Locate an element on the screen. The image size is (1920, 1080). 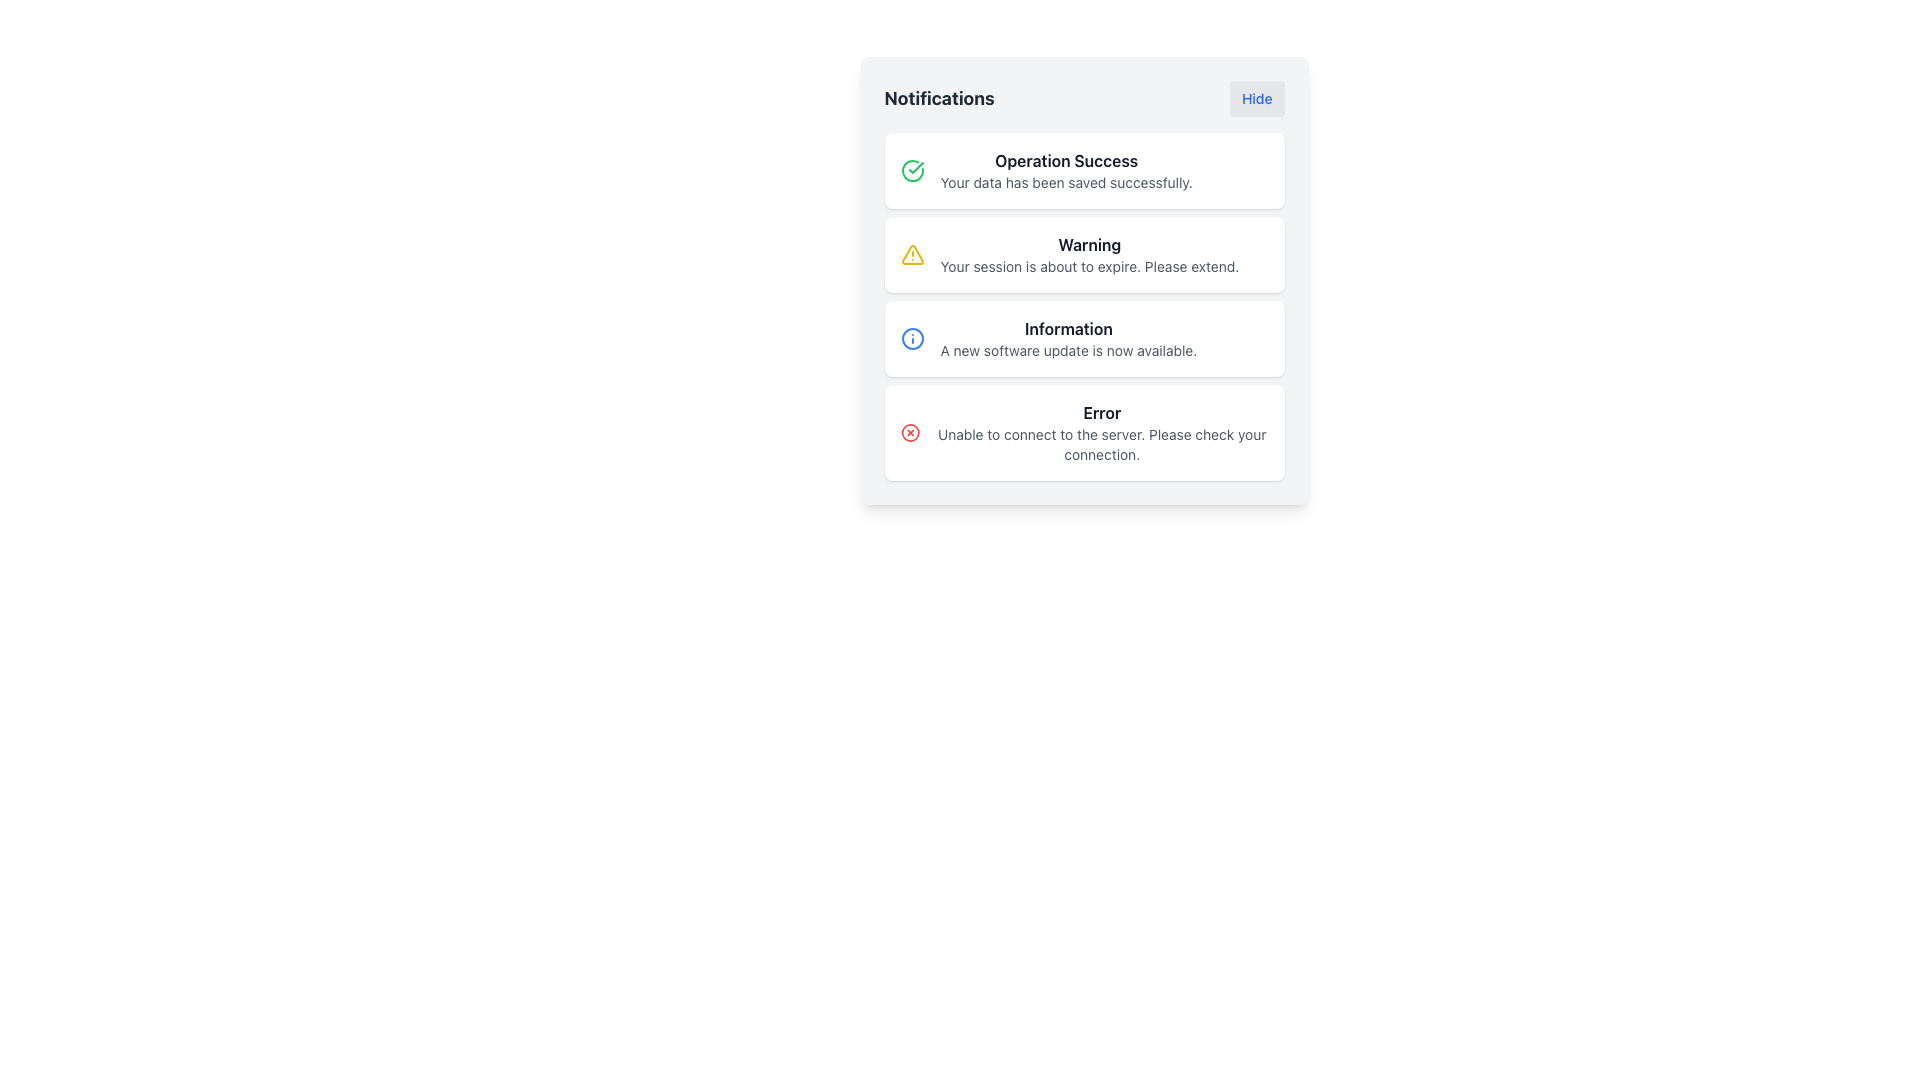
the 'Hide' button located in the upper-right corner of the notifications section, which has a light gray background and rounded corners is located at coordinates (1256, 99).